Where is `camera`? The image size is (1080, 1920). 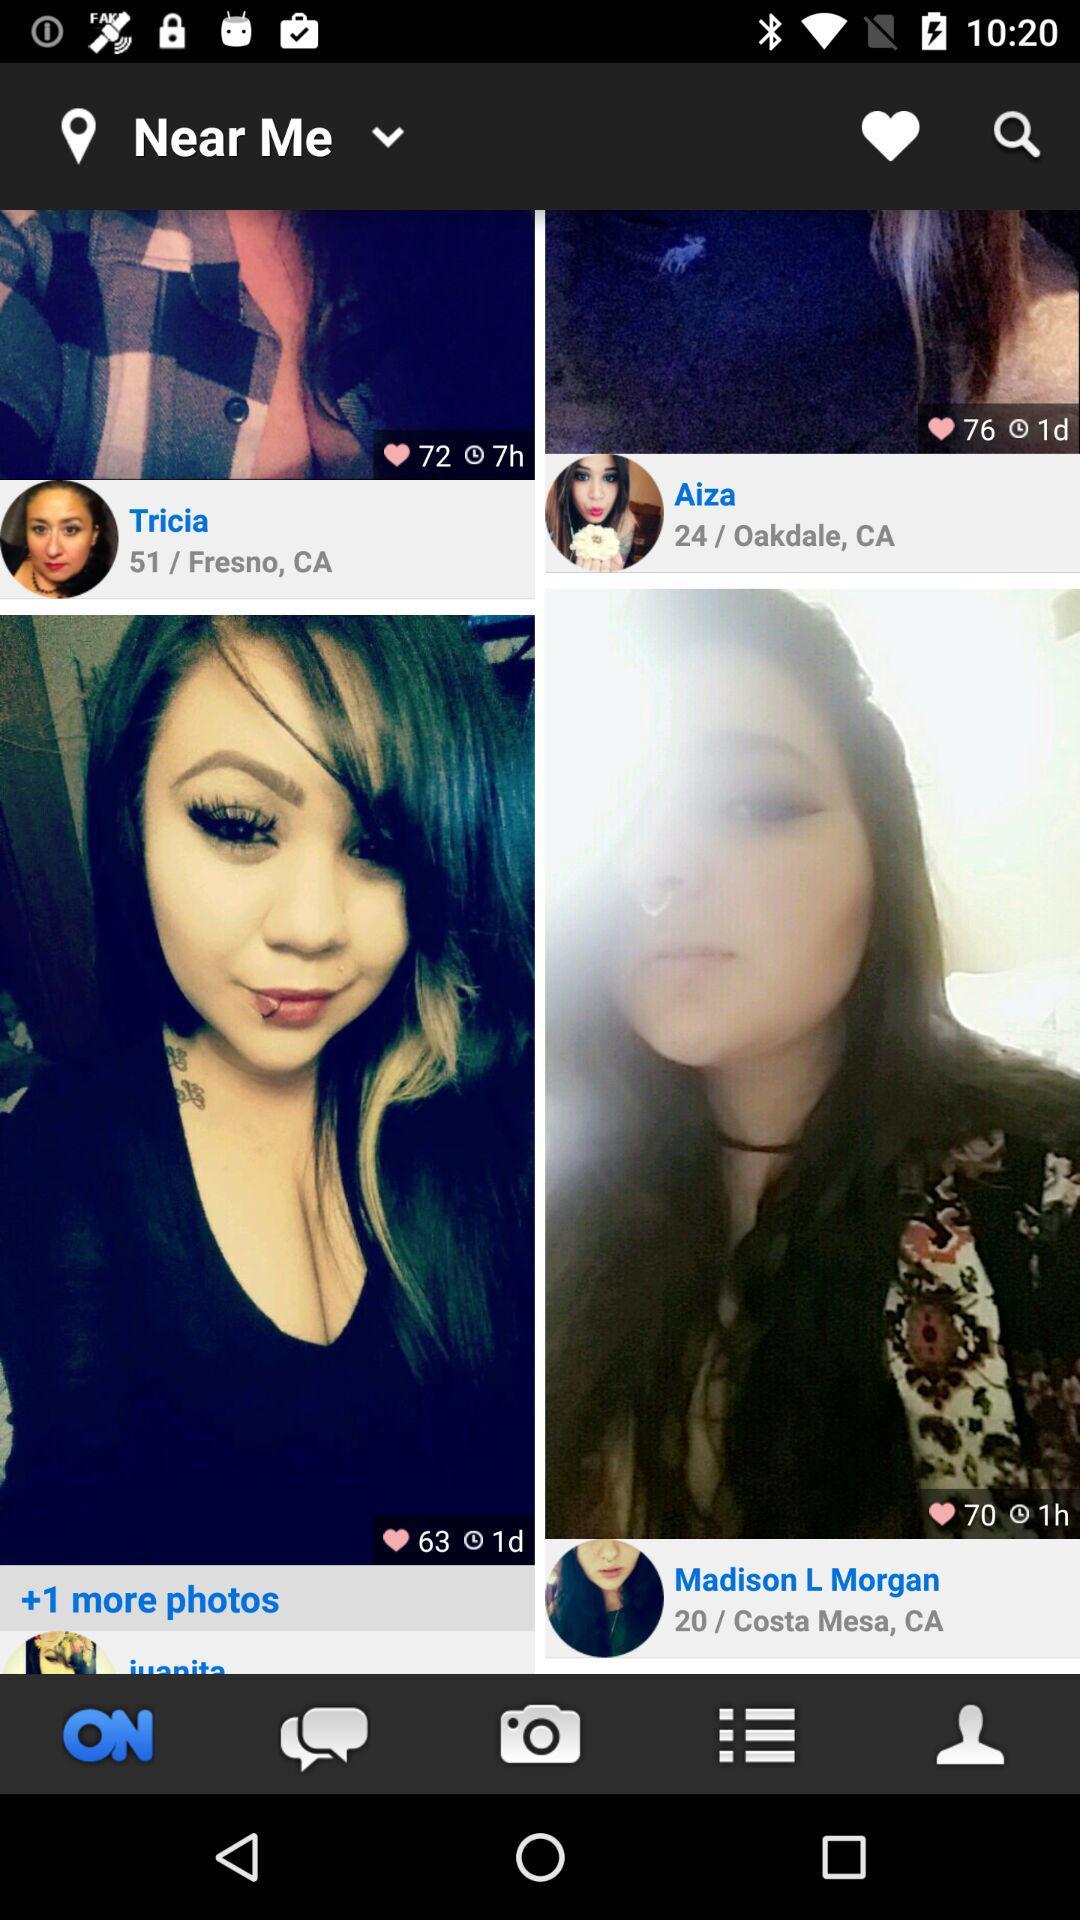
camera is located at coordinates (540, 1733).